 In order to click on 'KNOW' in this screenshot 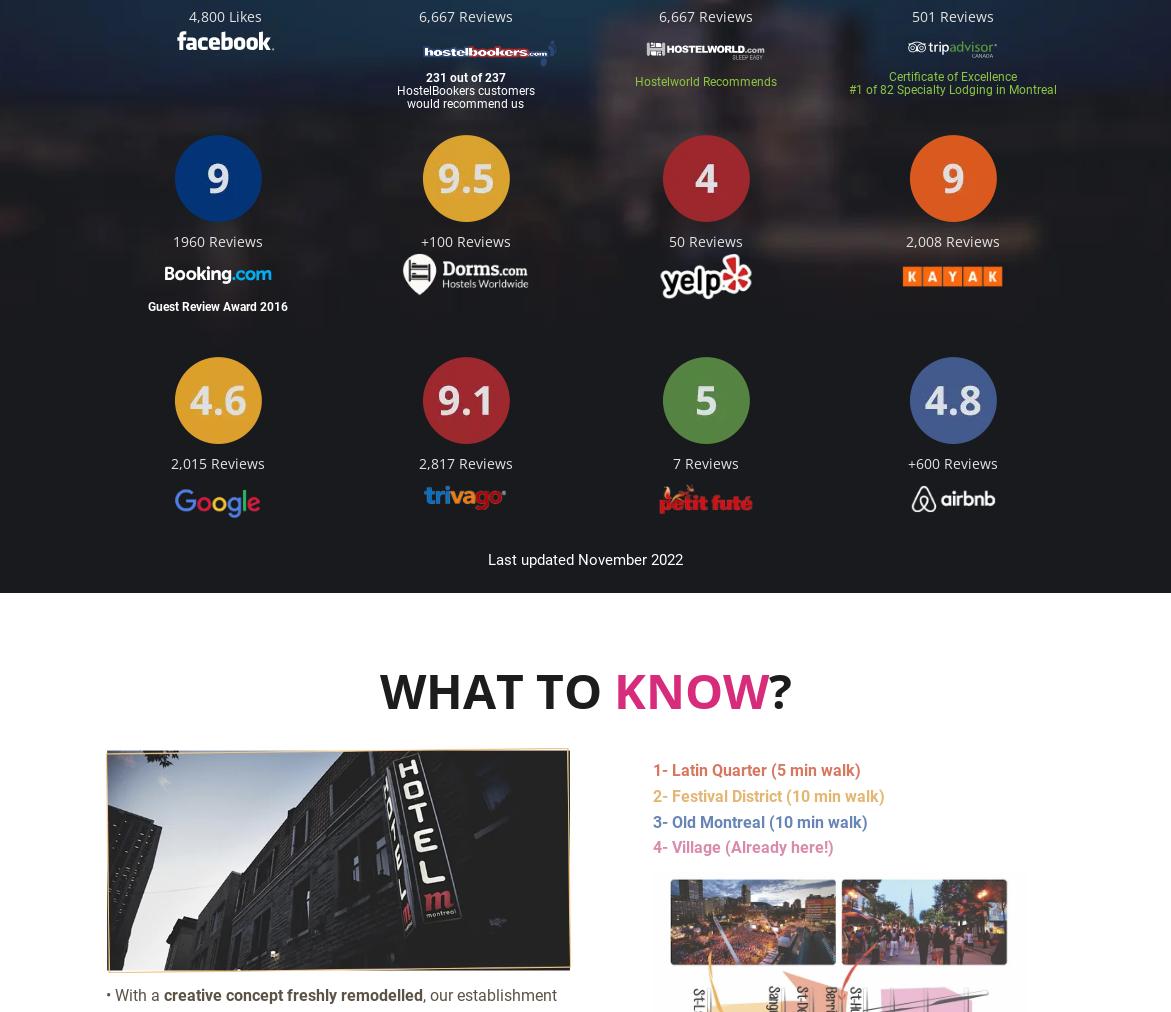, I will do `click(689, 690)`.